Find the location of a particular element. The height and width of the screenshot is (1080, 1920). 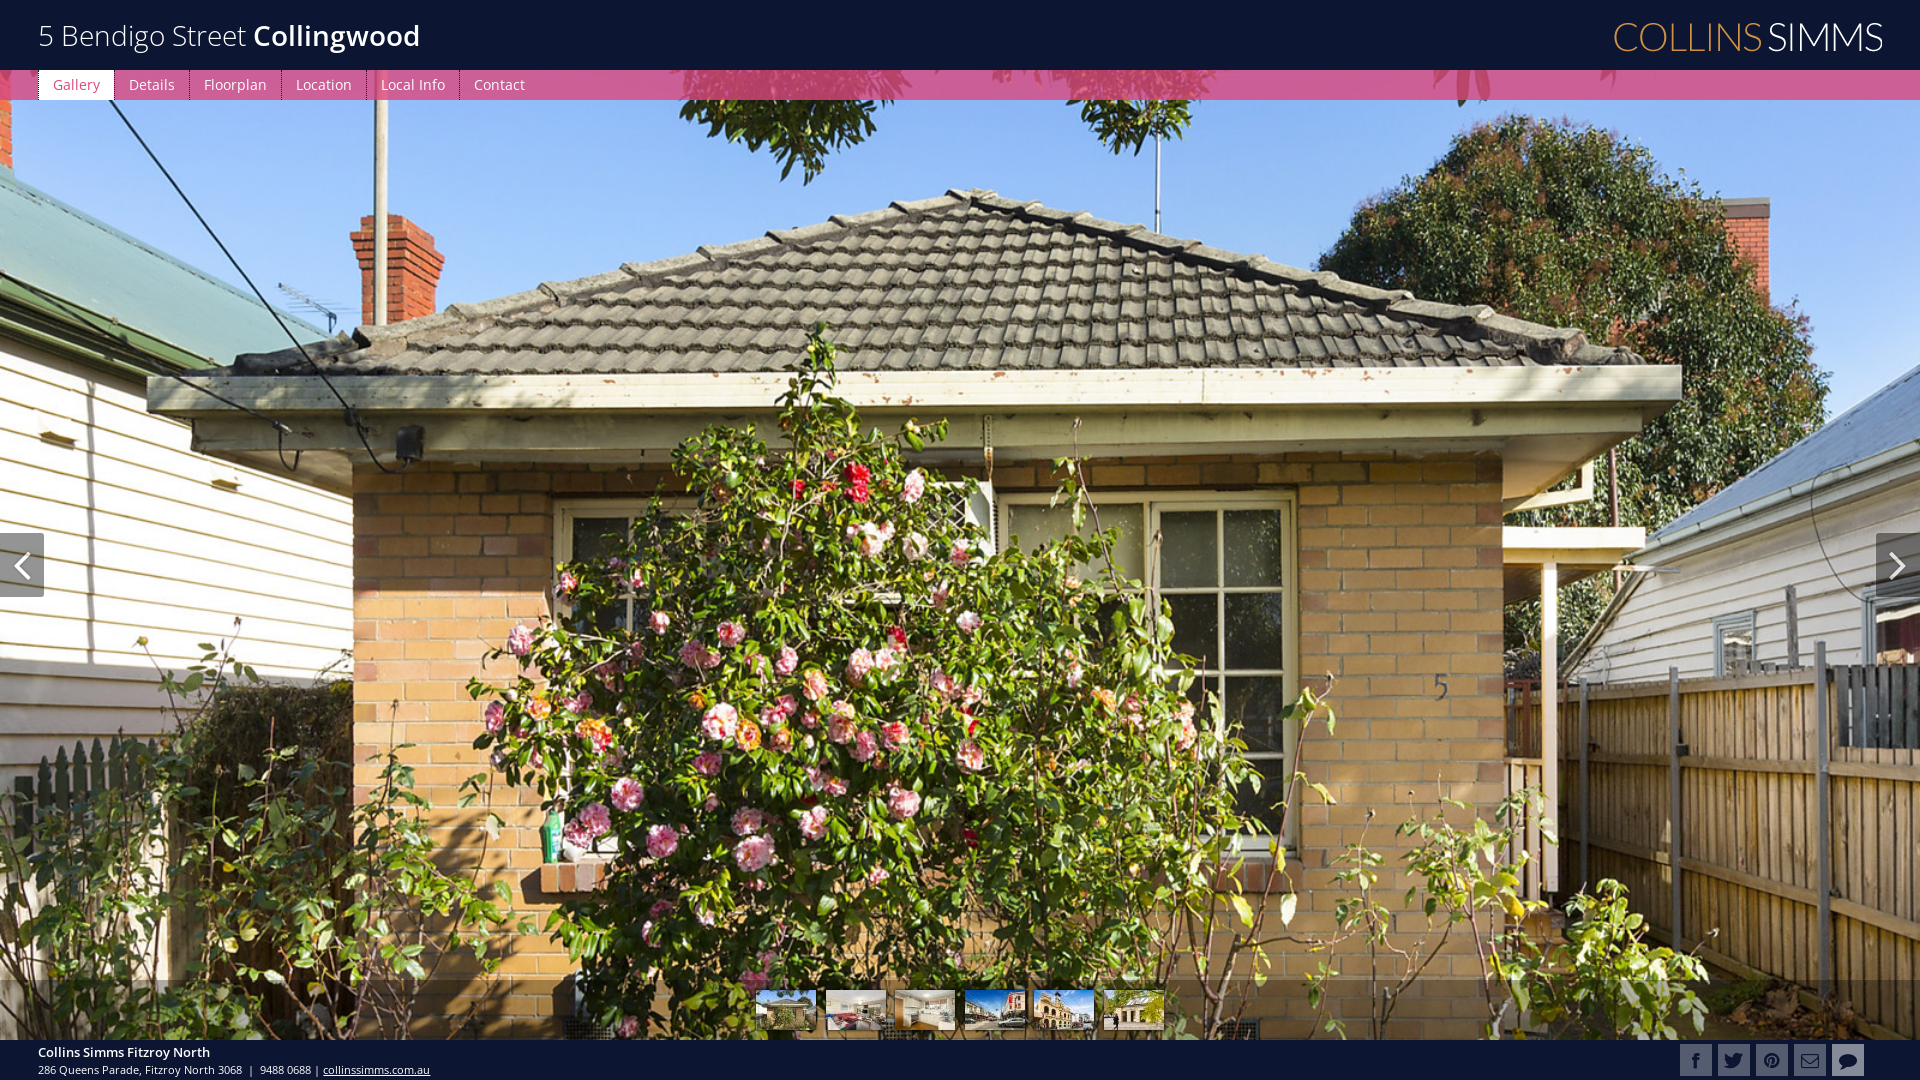

'Contact' is located at coordinates (458, 83).